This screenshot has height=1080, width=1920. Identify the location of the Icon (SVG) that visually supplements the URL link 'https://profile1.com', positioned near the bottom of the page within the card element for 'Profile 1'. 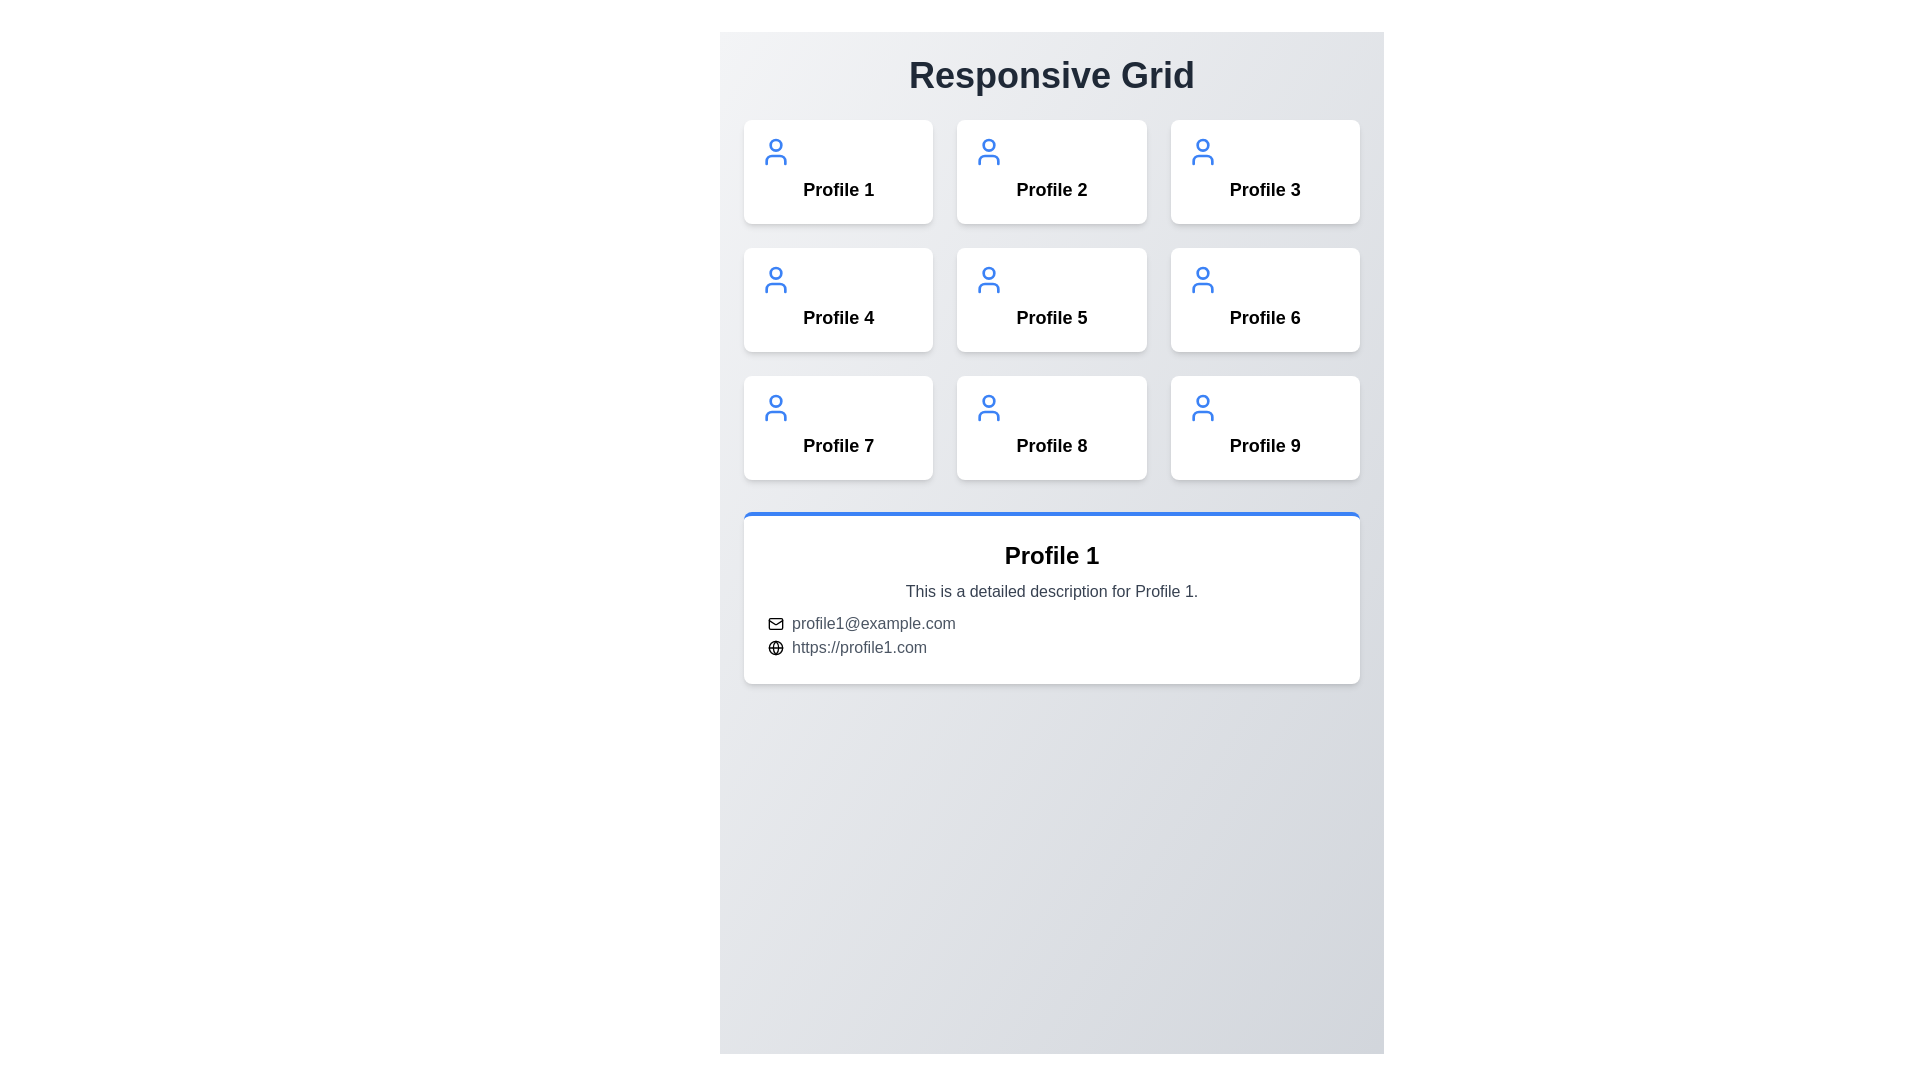
(775, 648).